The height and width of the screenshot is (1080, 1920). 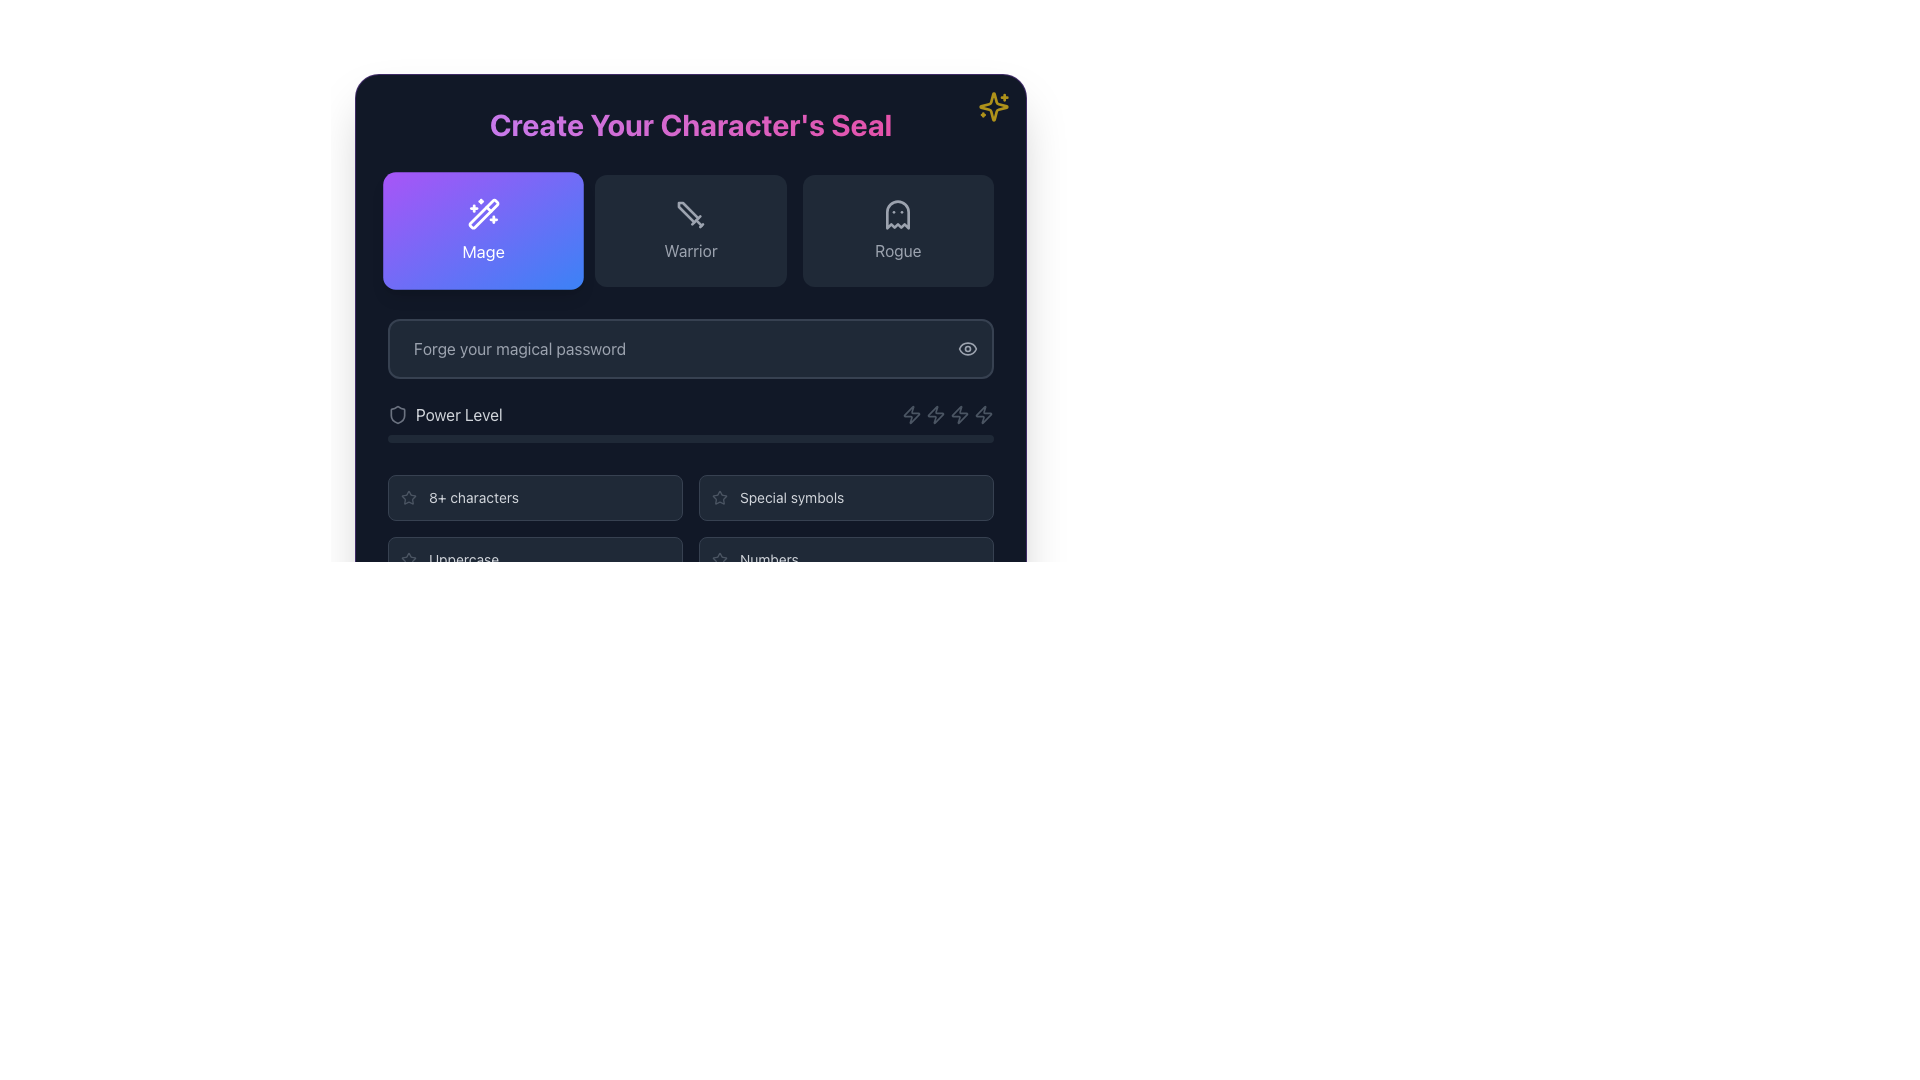 I want to click on the progress bar located near the bottom of the section labeled 'Power Level', which visually represents the power level measurement, so click(x=691, y=438).